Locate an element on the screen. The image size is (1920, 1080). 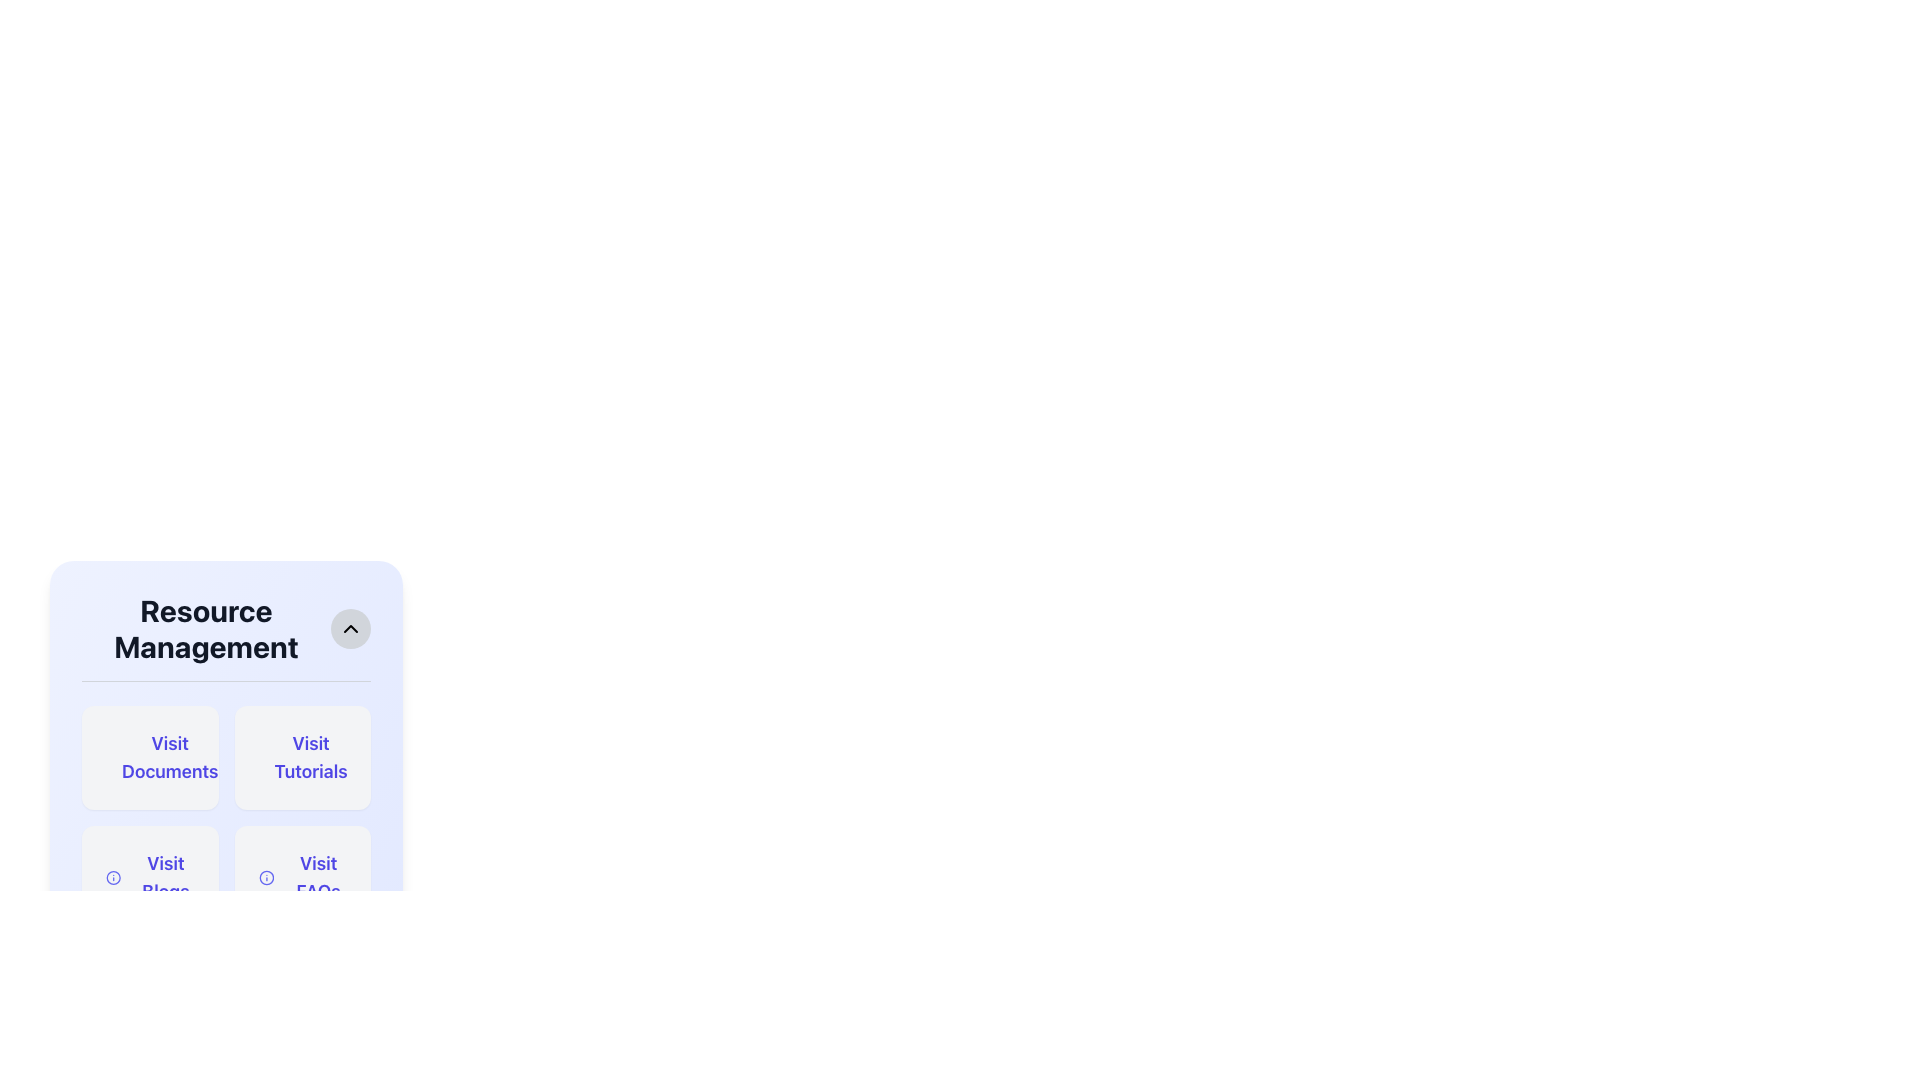
the 'Visit Documents' button, which is a rectangular button with a light gray background and bold purple text is located at coordinates (148, 758).